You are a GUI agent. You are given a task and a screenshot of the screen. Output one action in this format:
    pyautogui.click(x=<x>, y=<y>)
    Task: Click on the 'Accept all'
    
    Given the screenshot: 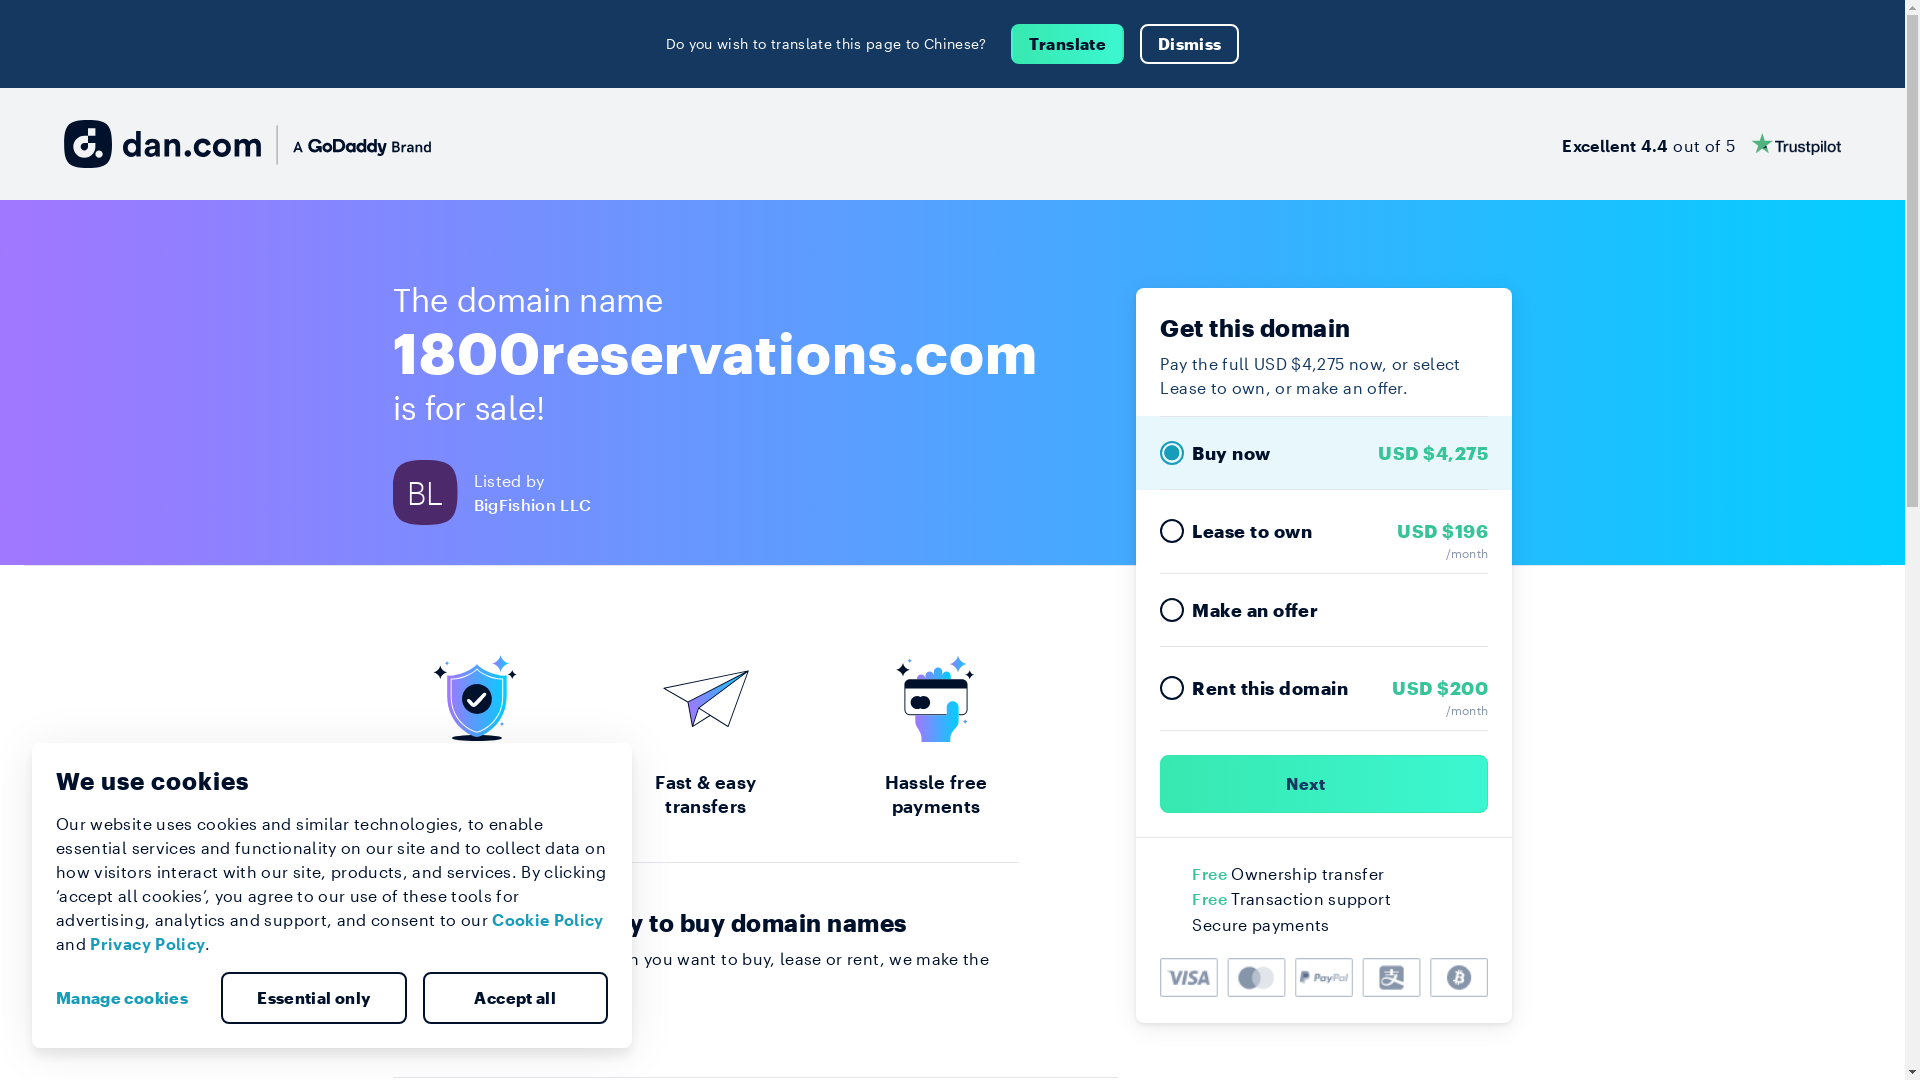 What is the action you would take?
    pyautogui.click(x=421, y=998)
    